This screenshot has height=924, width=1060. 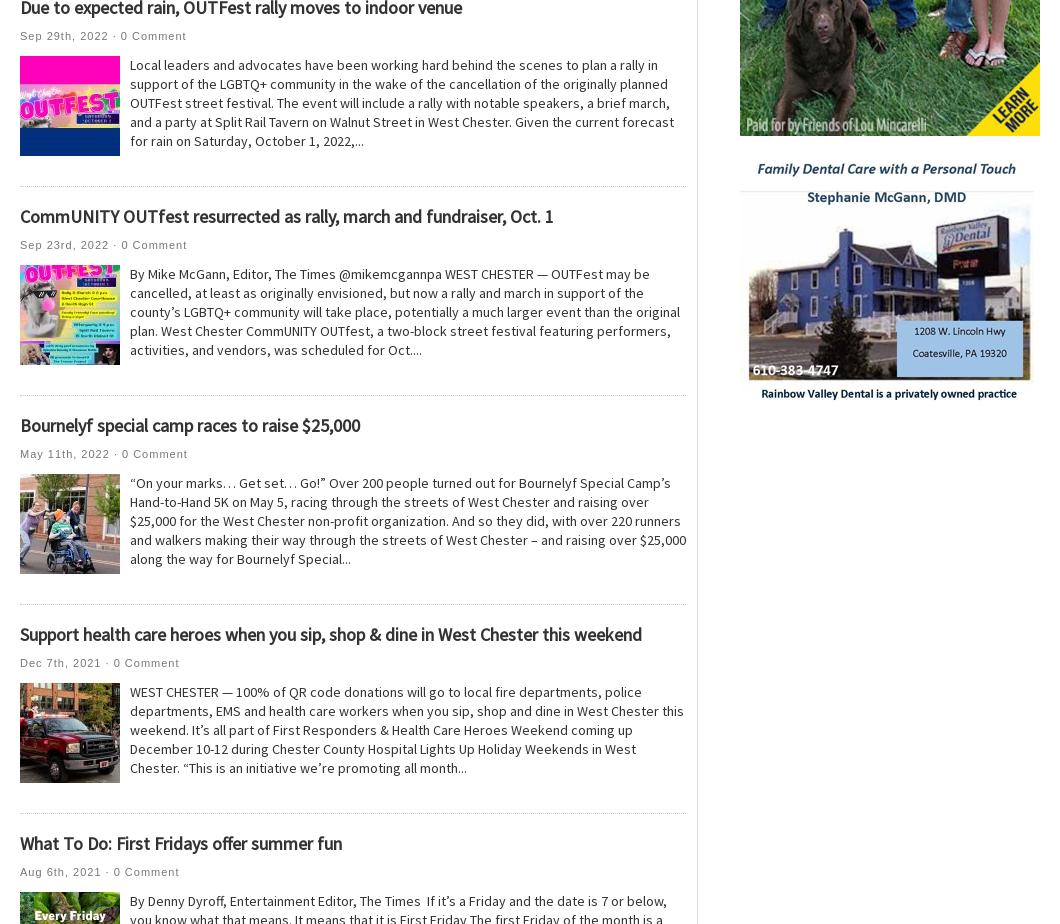 I want to click on 'Sep 23rd, 2022 ·', so click(x=70, y=245).